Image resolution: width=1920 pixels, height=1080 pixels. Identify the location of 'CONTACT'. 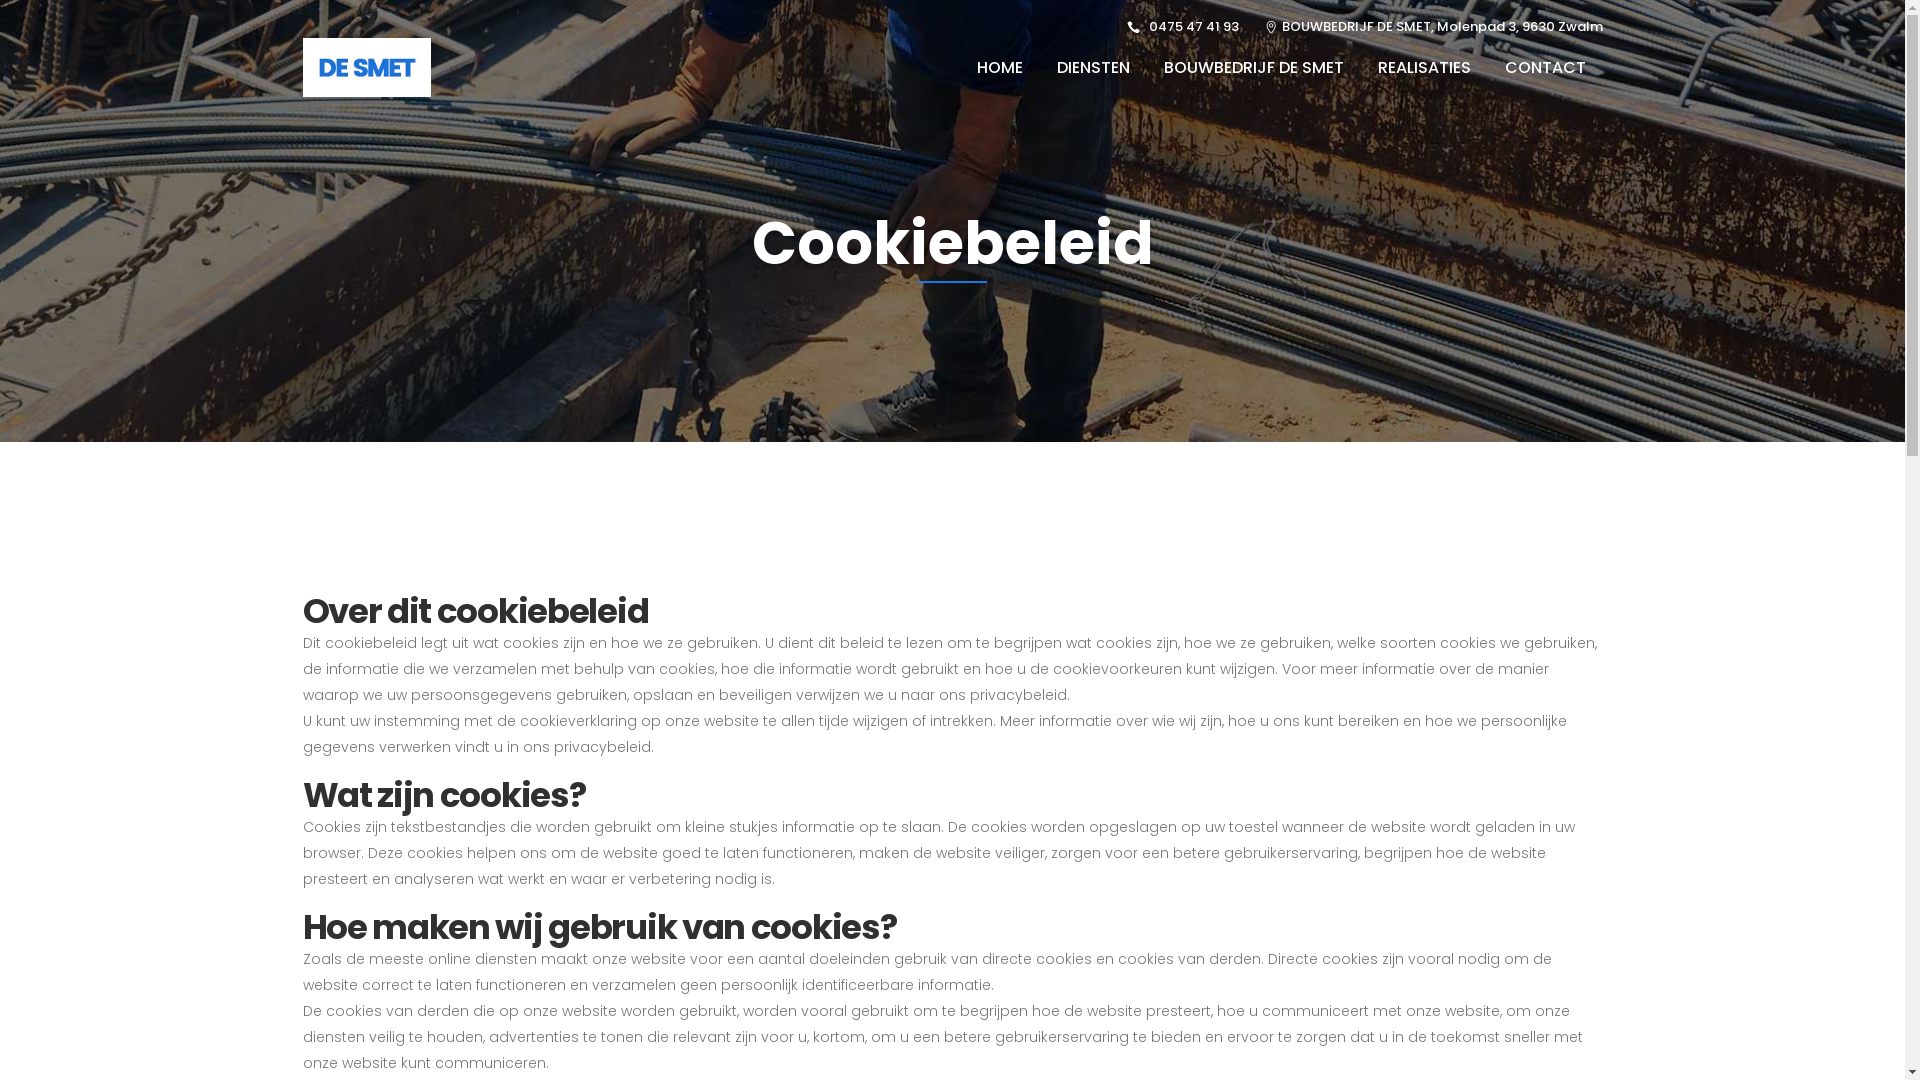
(1544, 66).